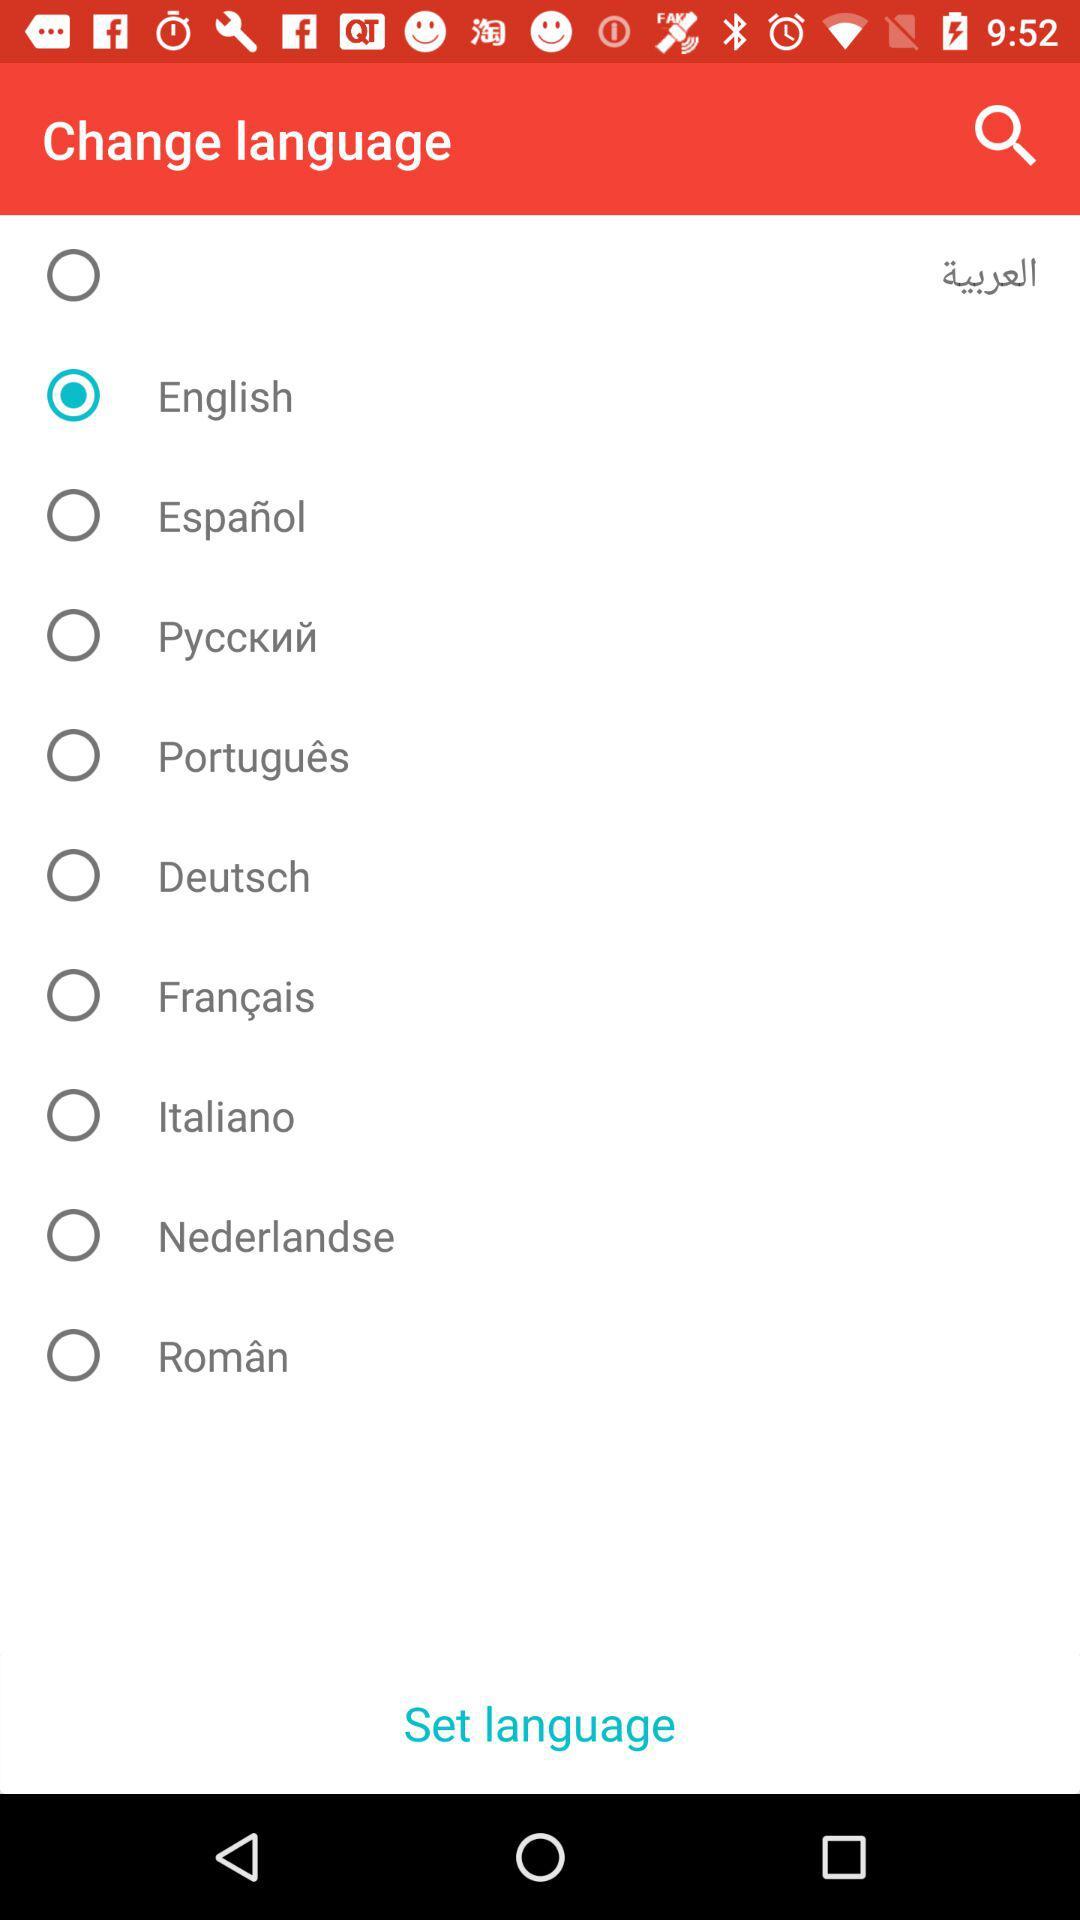  Describe the element at coordinates (555, 1355) in the screenshot. I see `the icon above set language icon` at that location.